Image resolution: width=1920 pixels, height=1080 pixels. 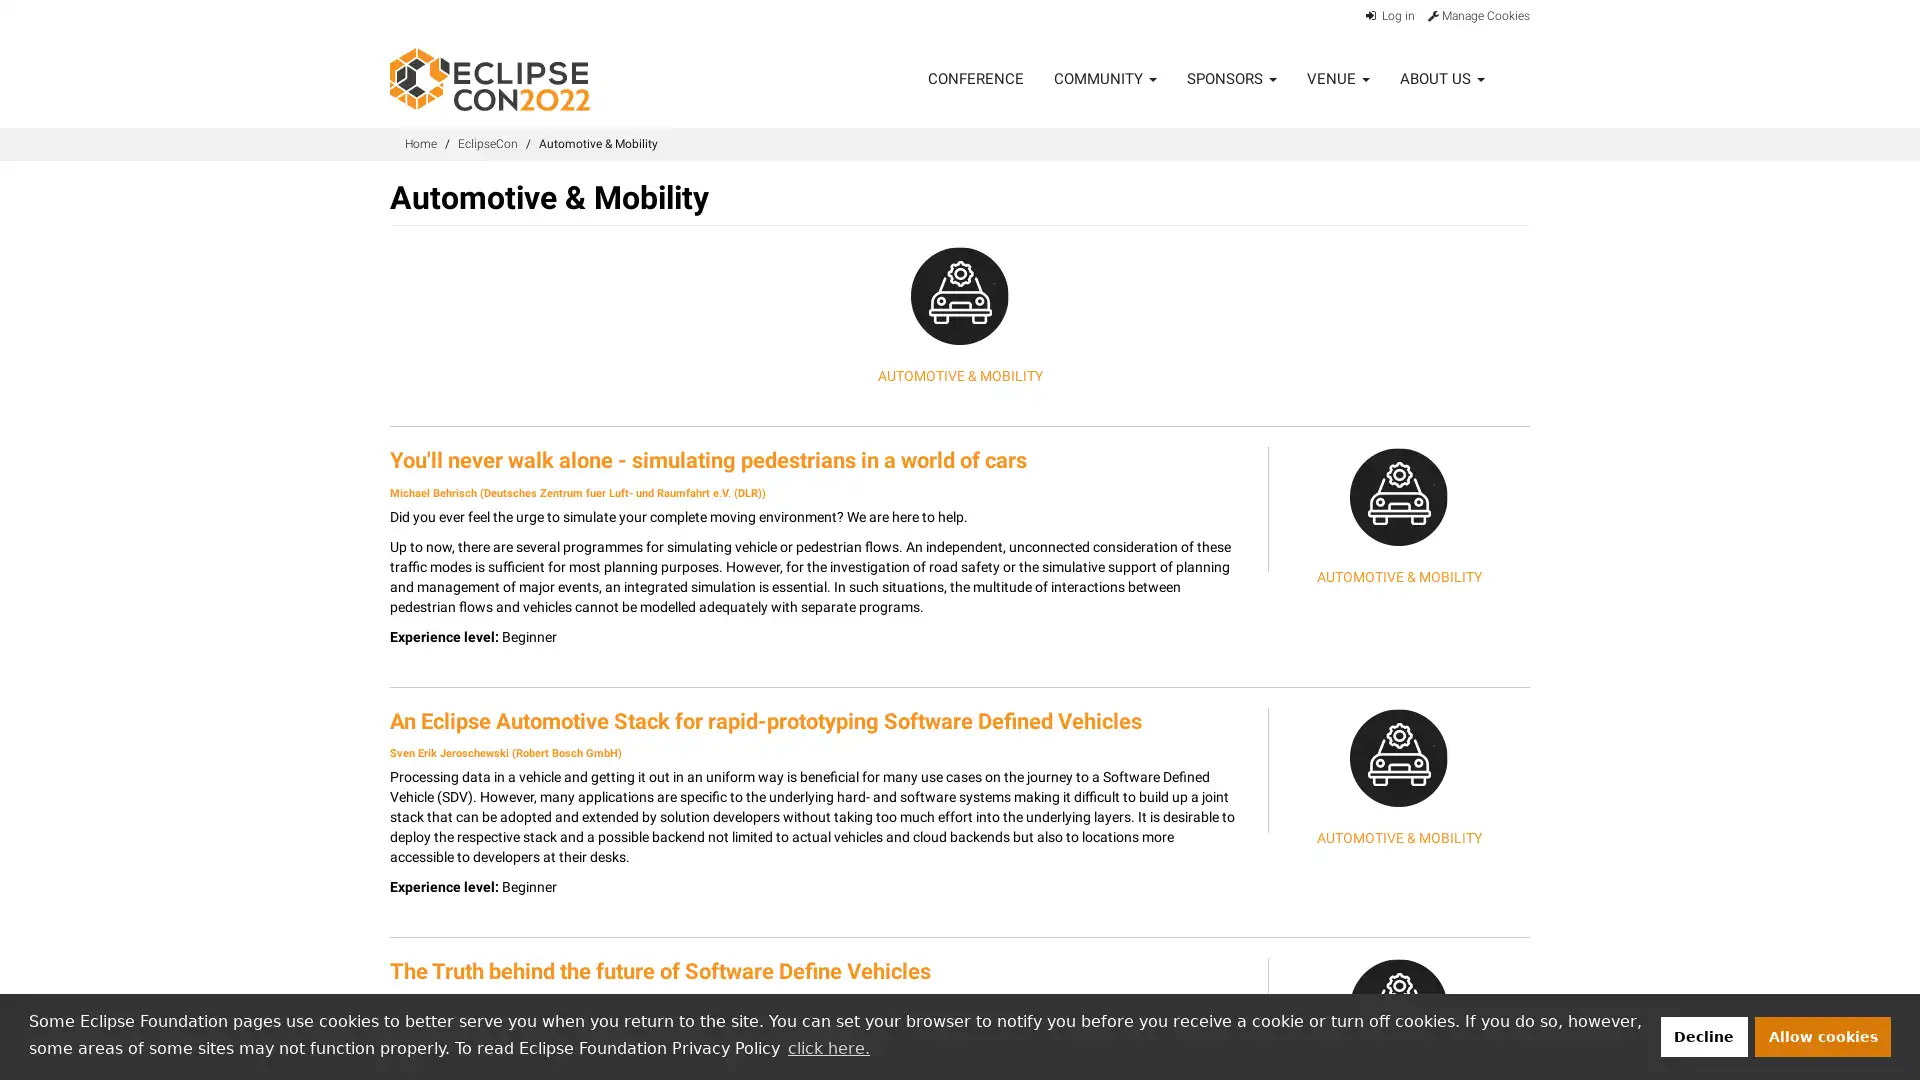 I want to click on learn more about cookies, so click(x=828, y=1047).